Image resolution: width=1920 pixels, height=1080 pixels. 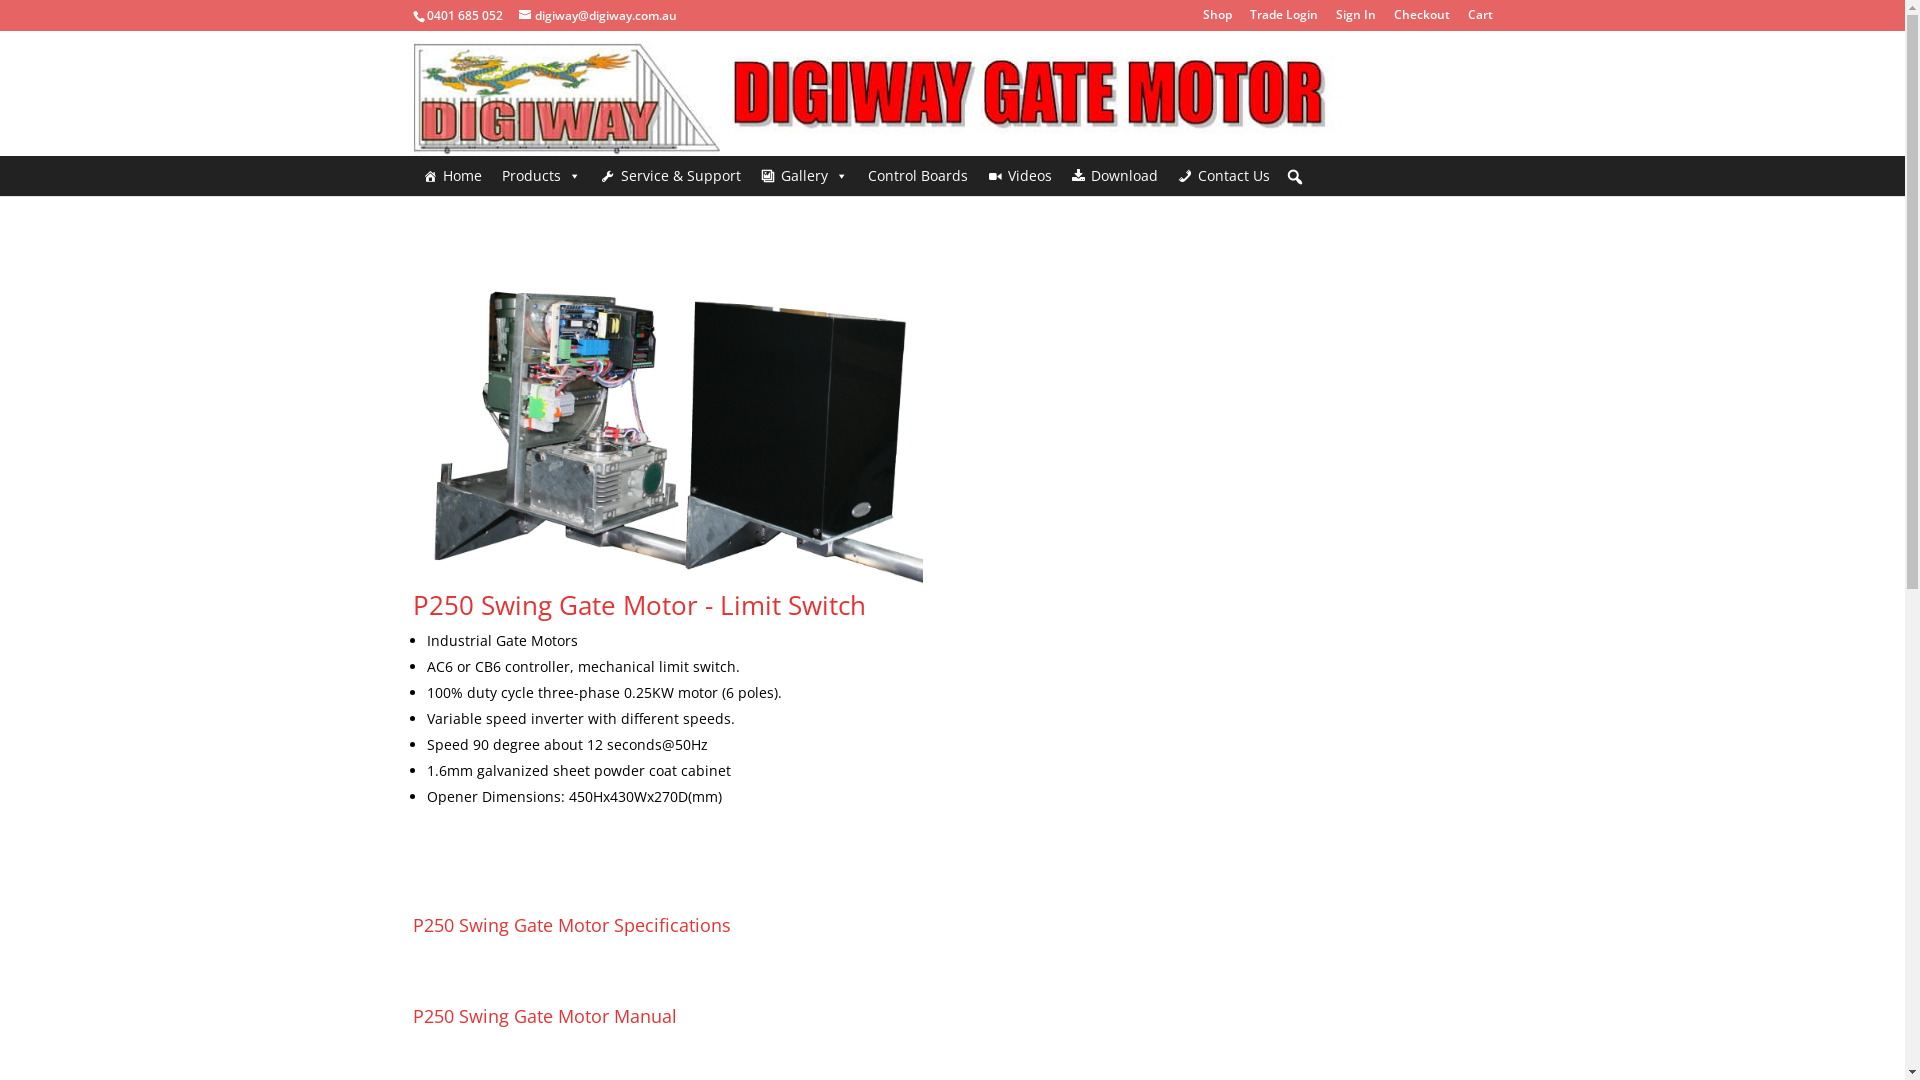 I want to click on 'Videos', so click(x=1019, y=175).